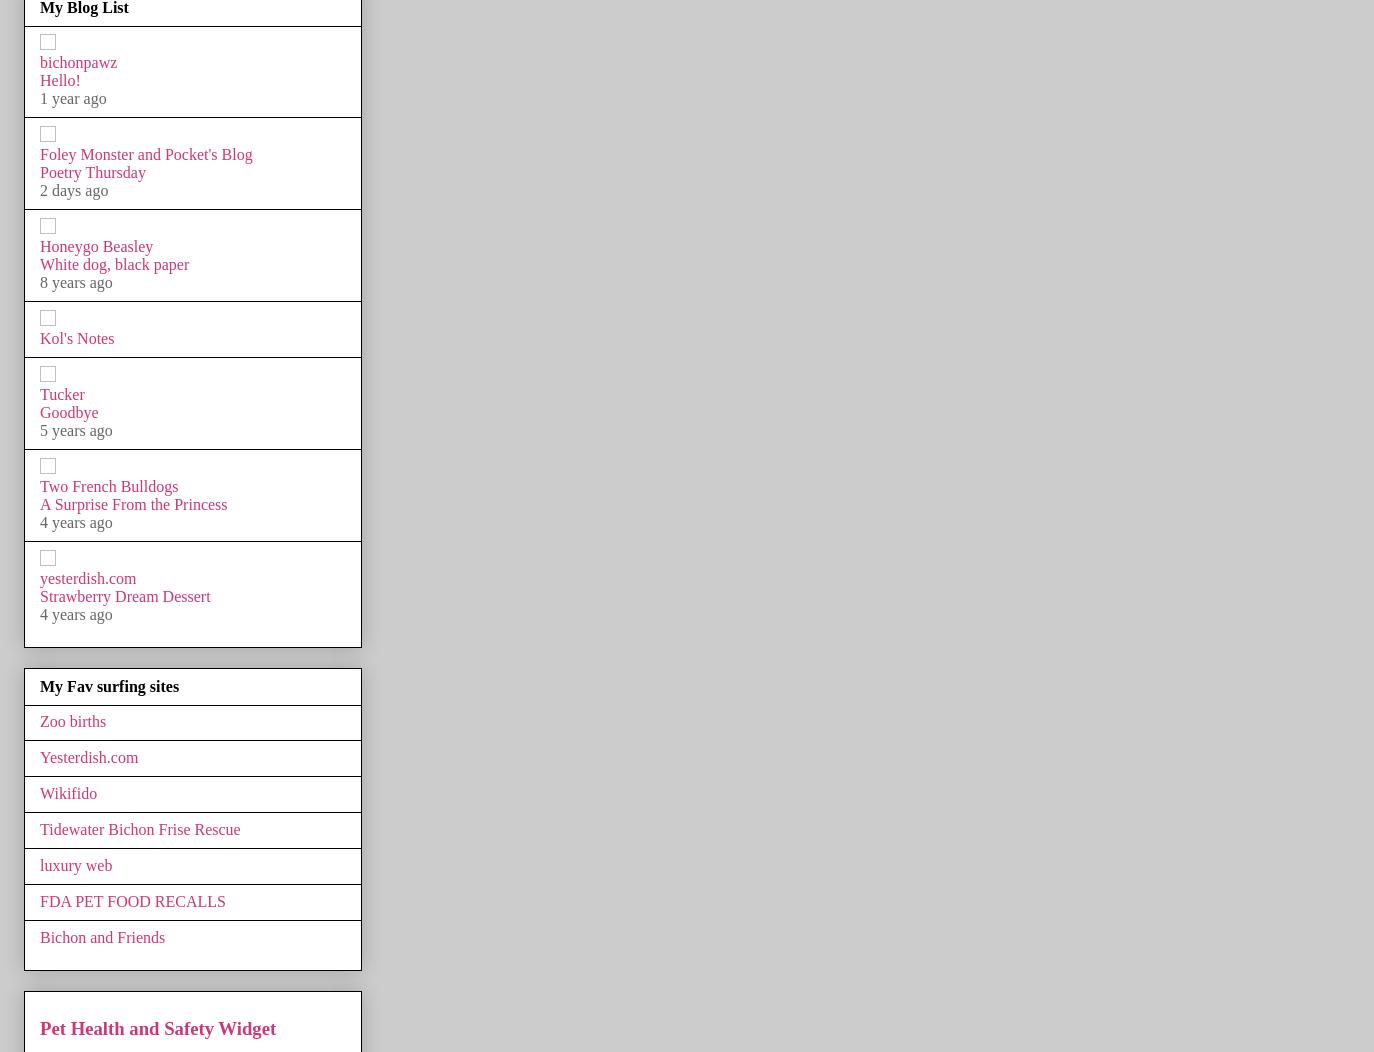 This screenshot has width=1374, height=1052. What do you see at coordinates (74, 428) in the screenshot?
I see `'5 years ago'` at bounding box center [74, 428].